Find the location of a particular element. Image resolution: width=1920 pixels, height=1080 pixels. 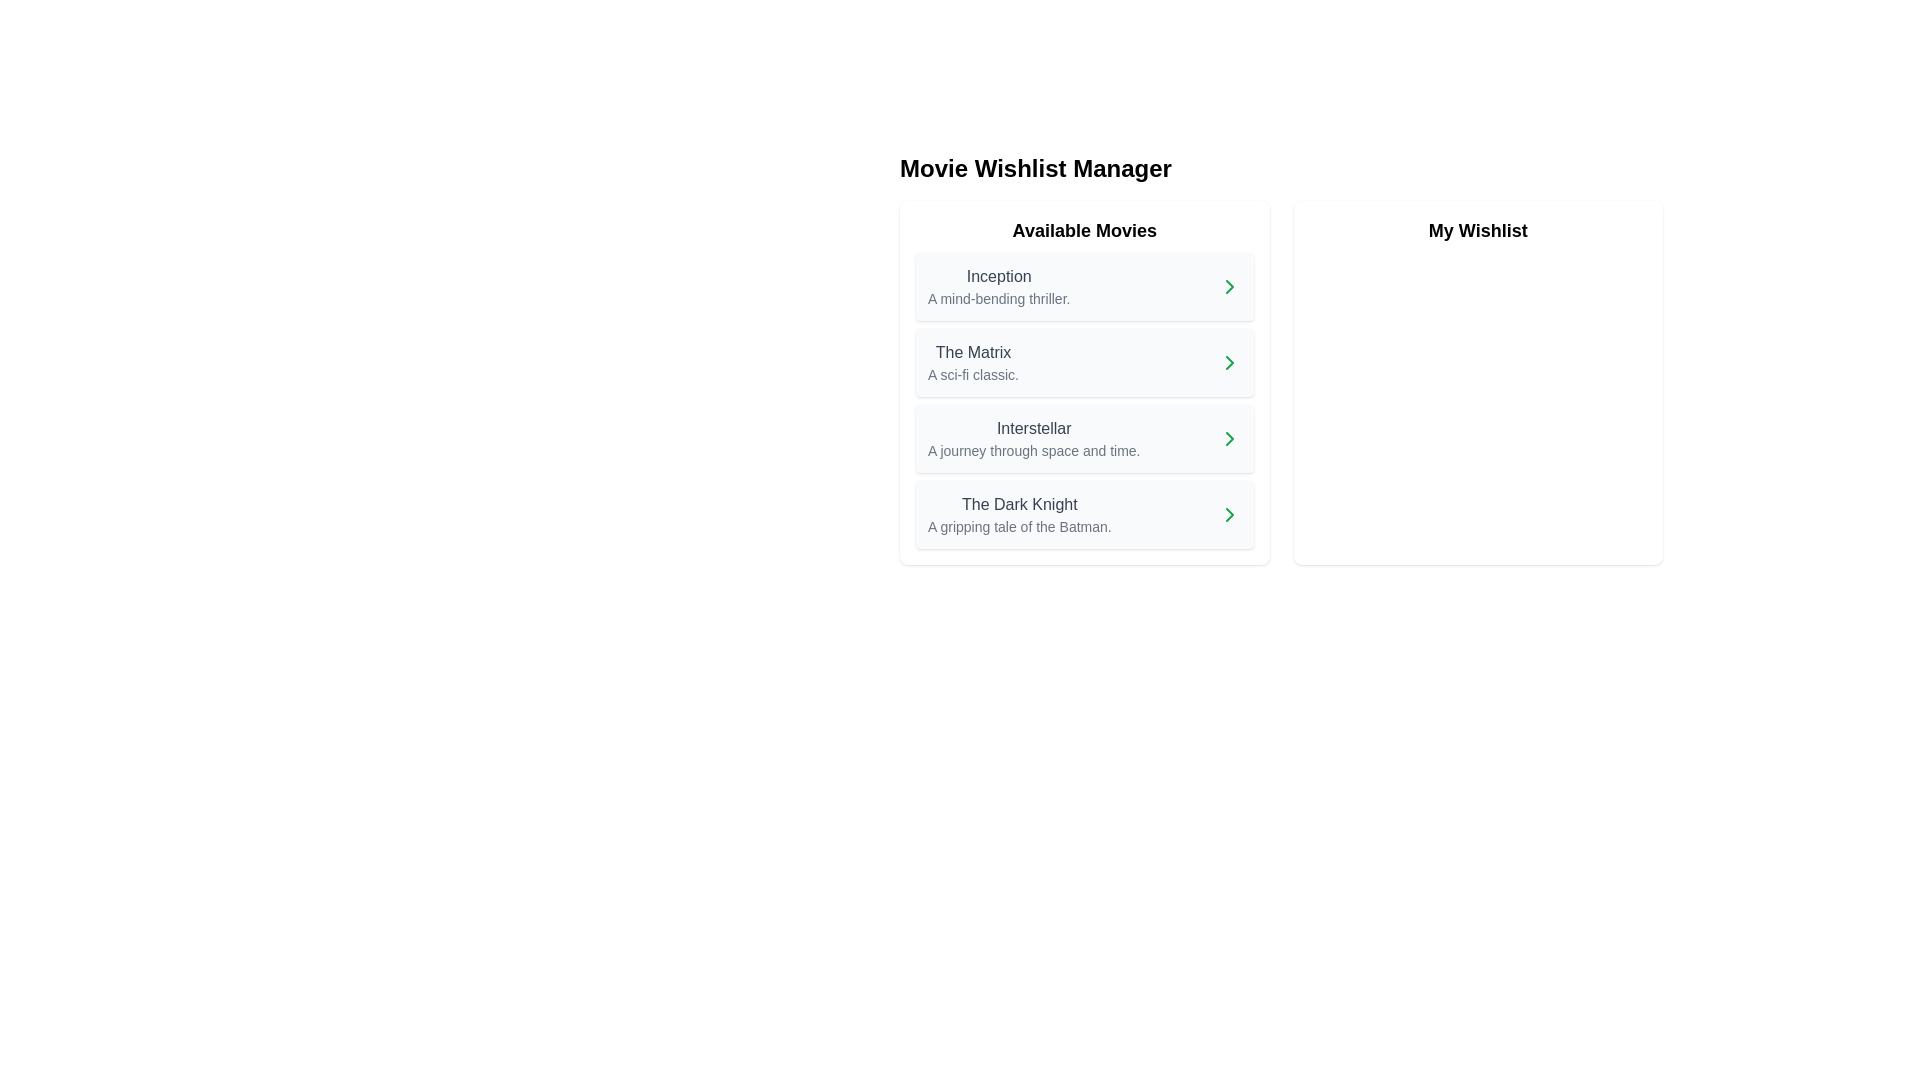

text content of the element displaying 'A gripping tale of the Batman.' which is located beneath the title 'The Dark Knight' in the fourth entry of the 'Available Movies' list is located at coordinates (1019, 526).